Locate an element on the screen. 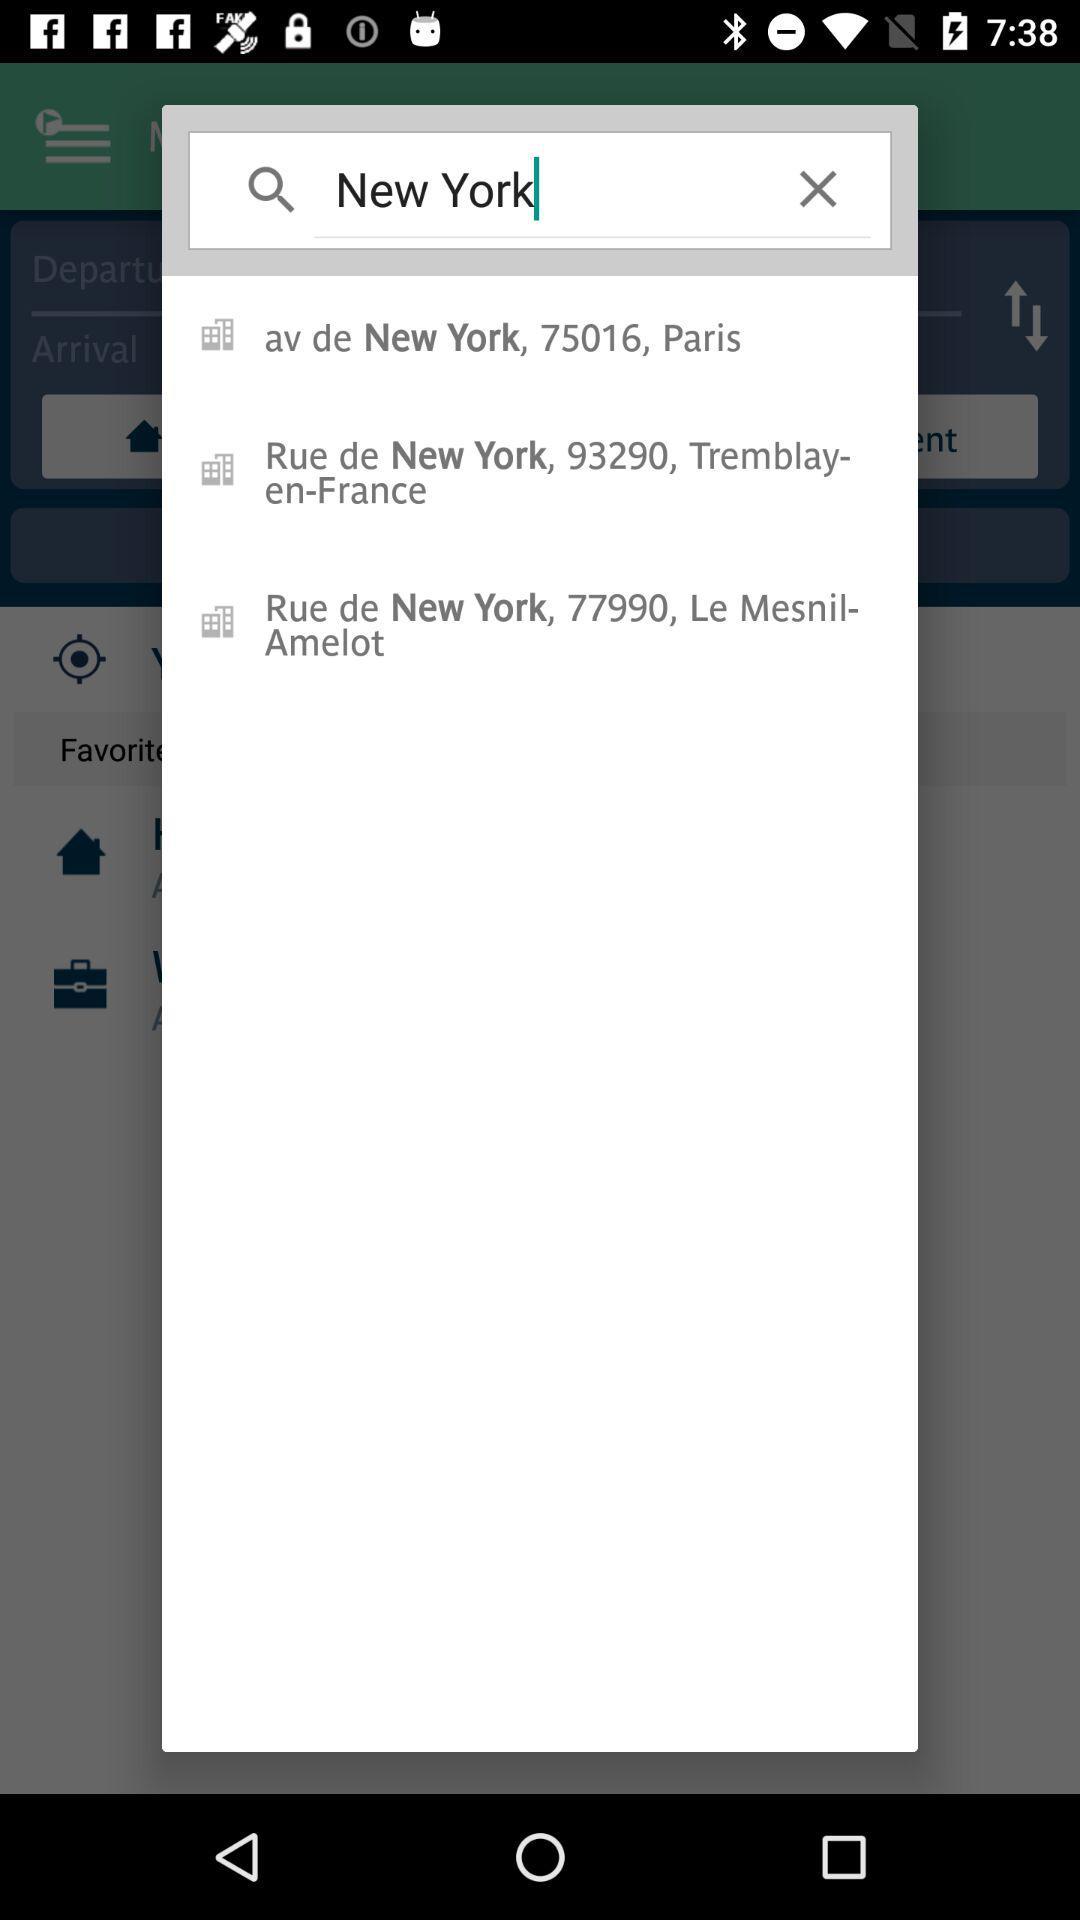  item next to new york icon is located at coordinates (818, 188).